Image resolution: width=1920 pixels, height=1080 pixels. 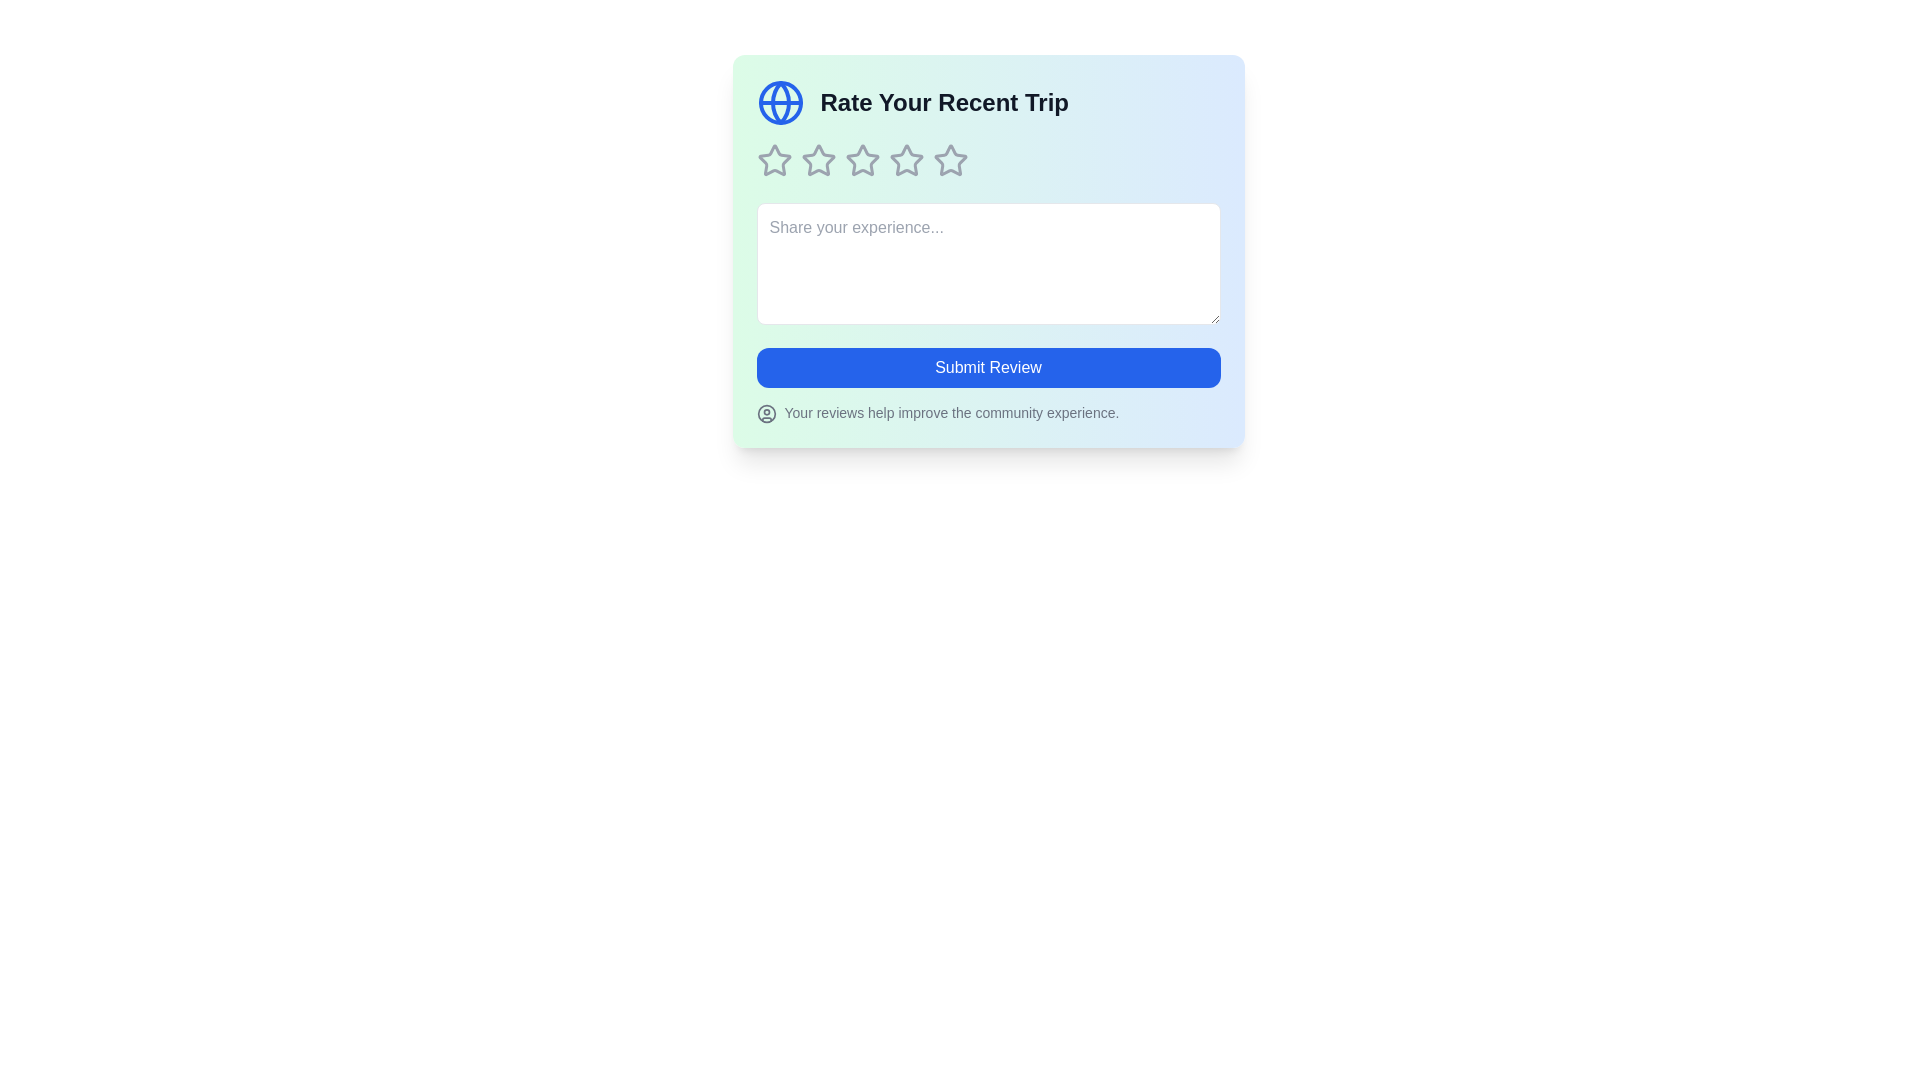 What do you see at coordinates (988, 367) in the screenshot?
I see `'Submit Review' button to submit the review` at bounding box center [988, 367].